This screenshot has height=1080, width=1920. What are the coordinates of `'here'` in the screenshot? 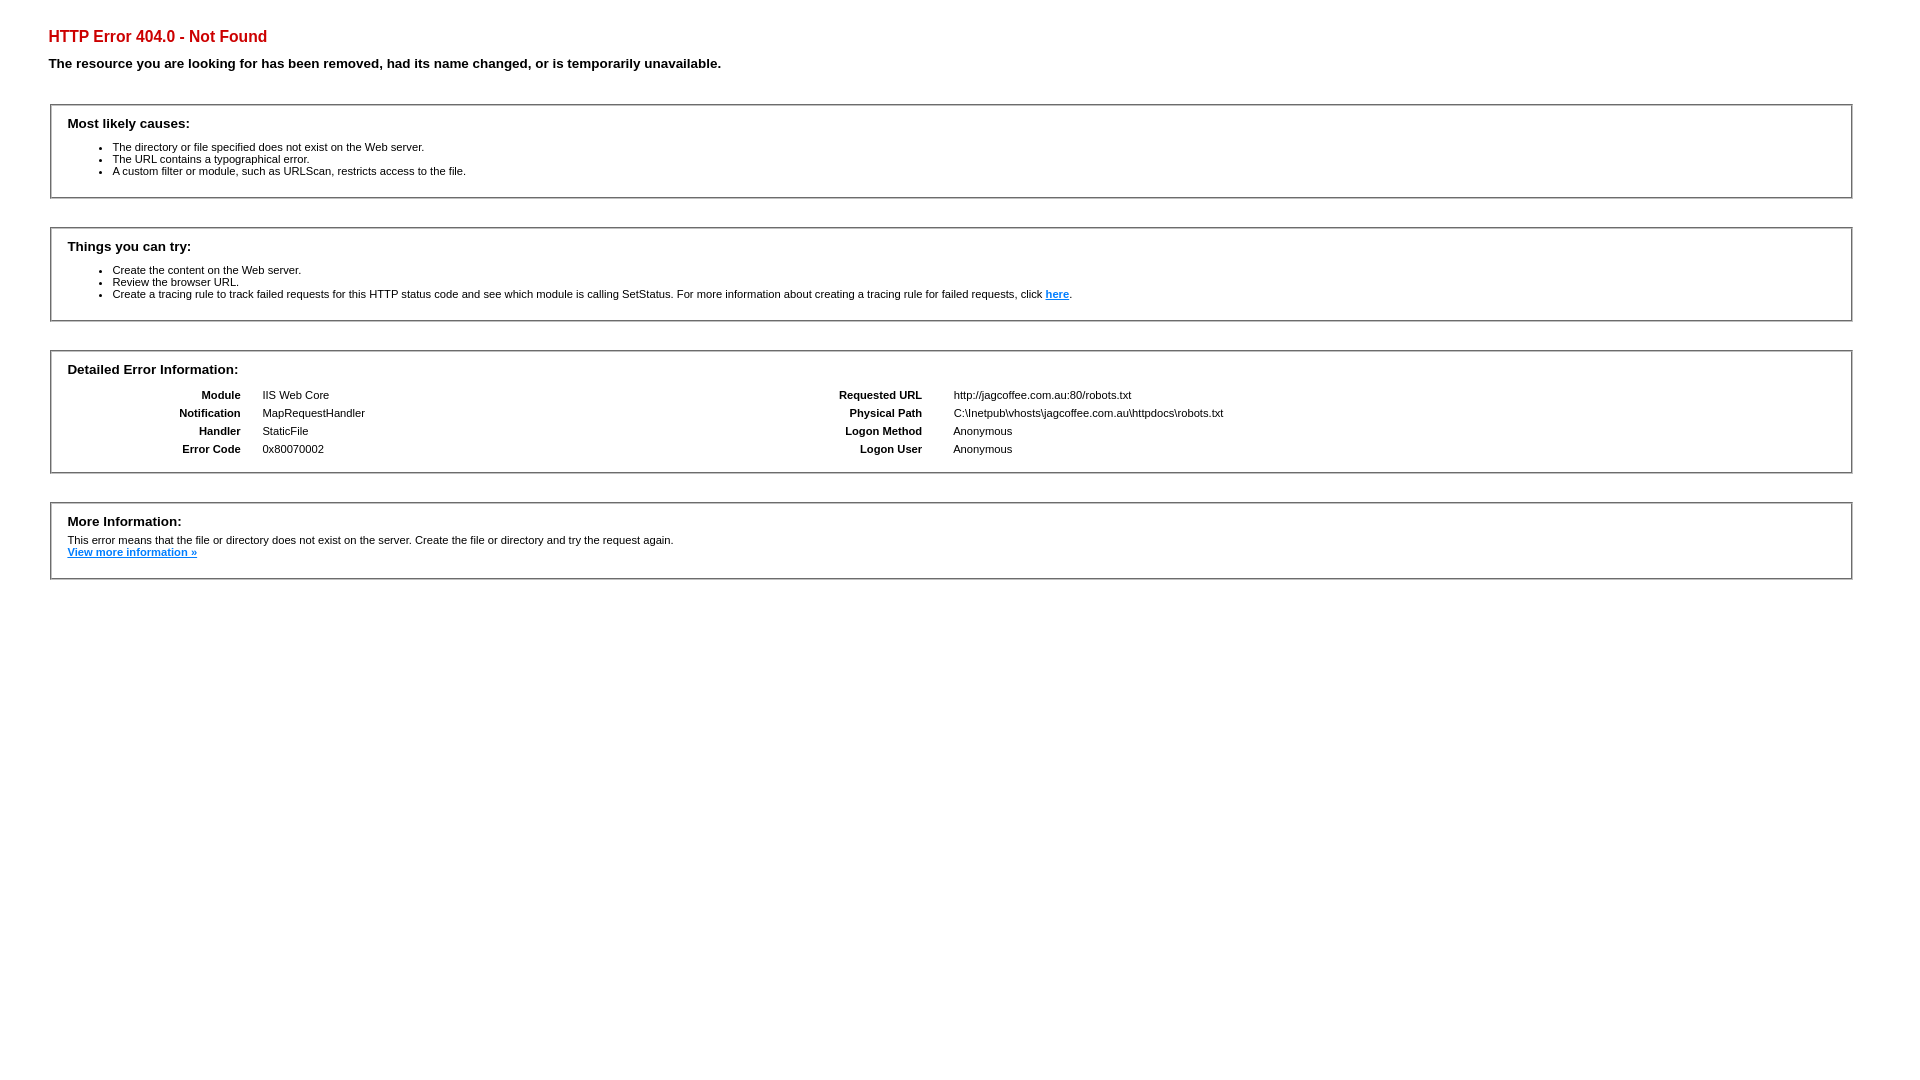 It's located at (1056, 293).